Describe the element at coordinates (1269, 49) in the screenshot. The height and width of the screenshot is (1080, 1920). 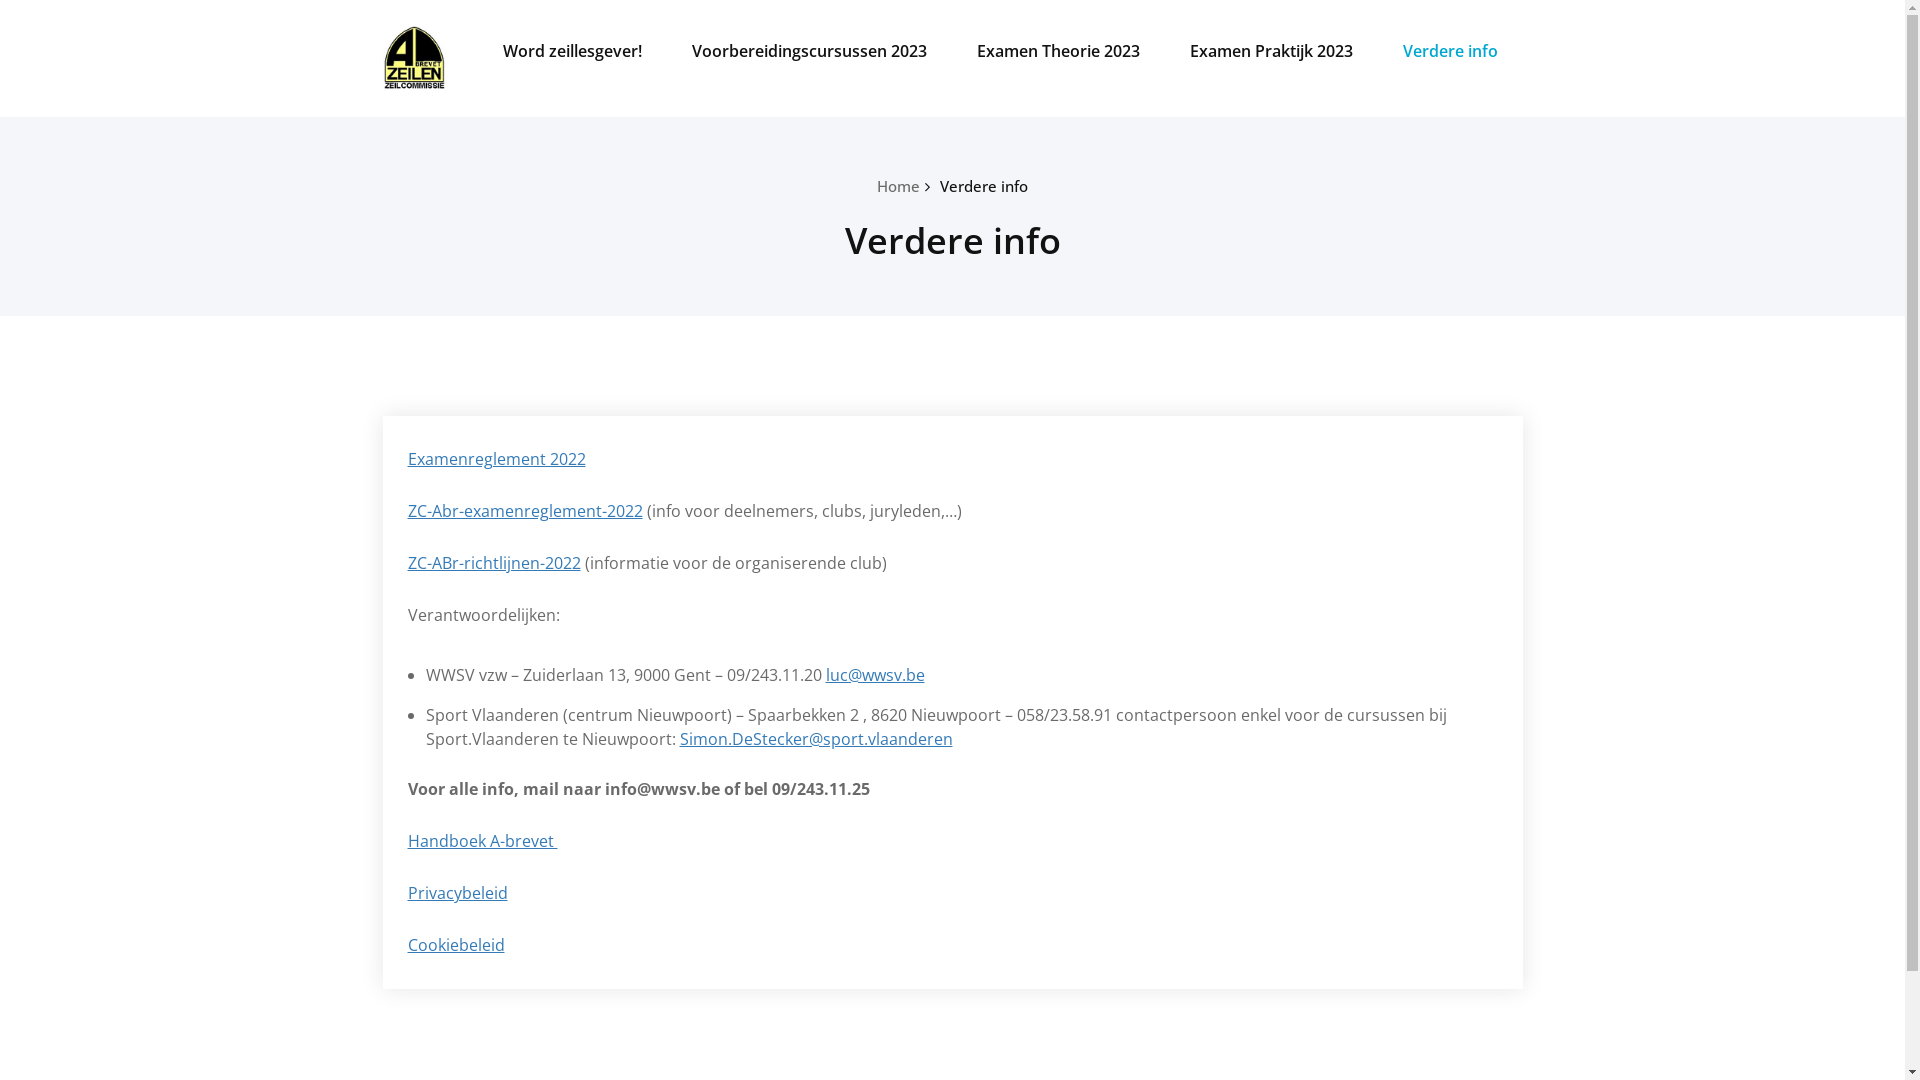
I see `'Examen Praktijk 2023'` at that location.